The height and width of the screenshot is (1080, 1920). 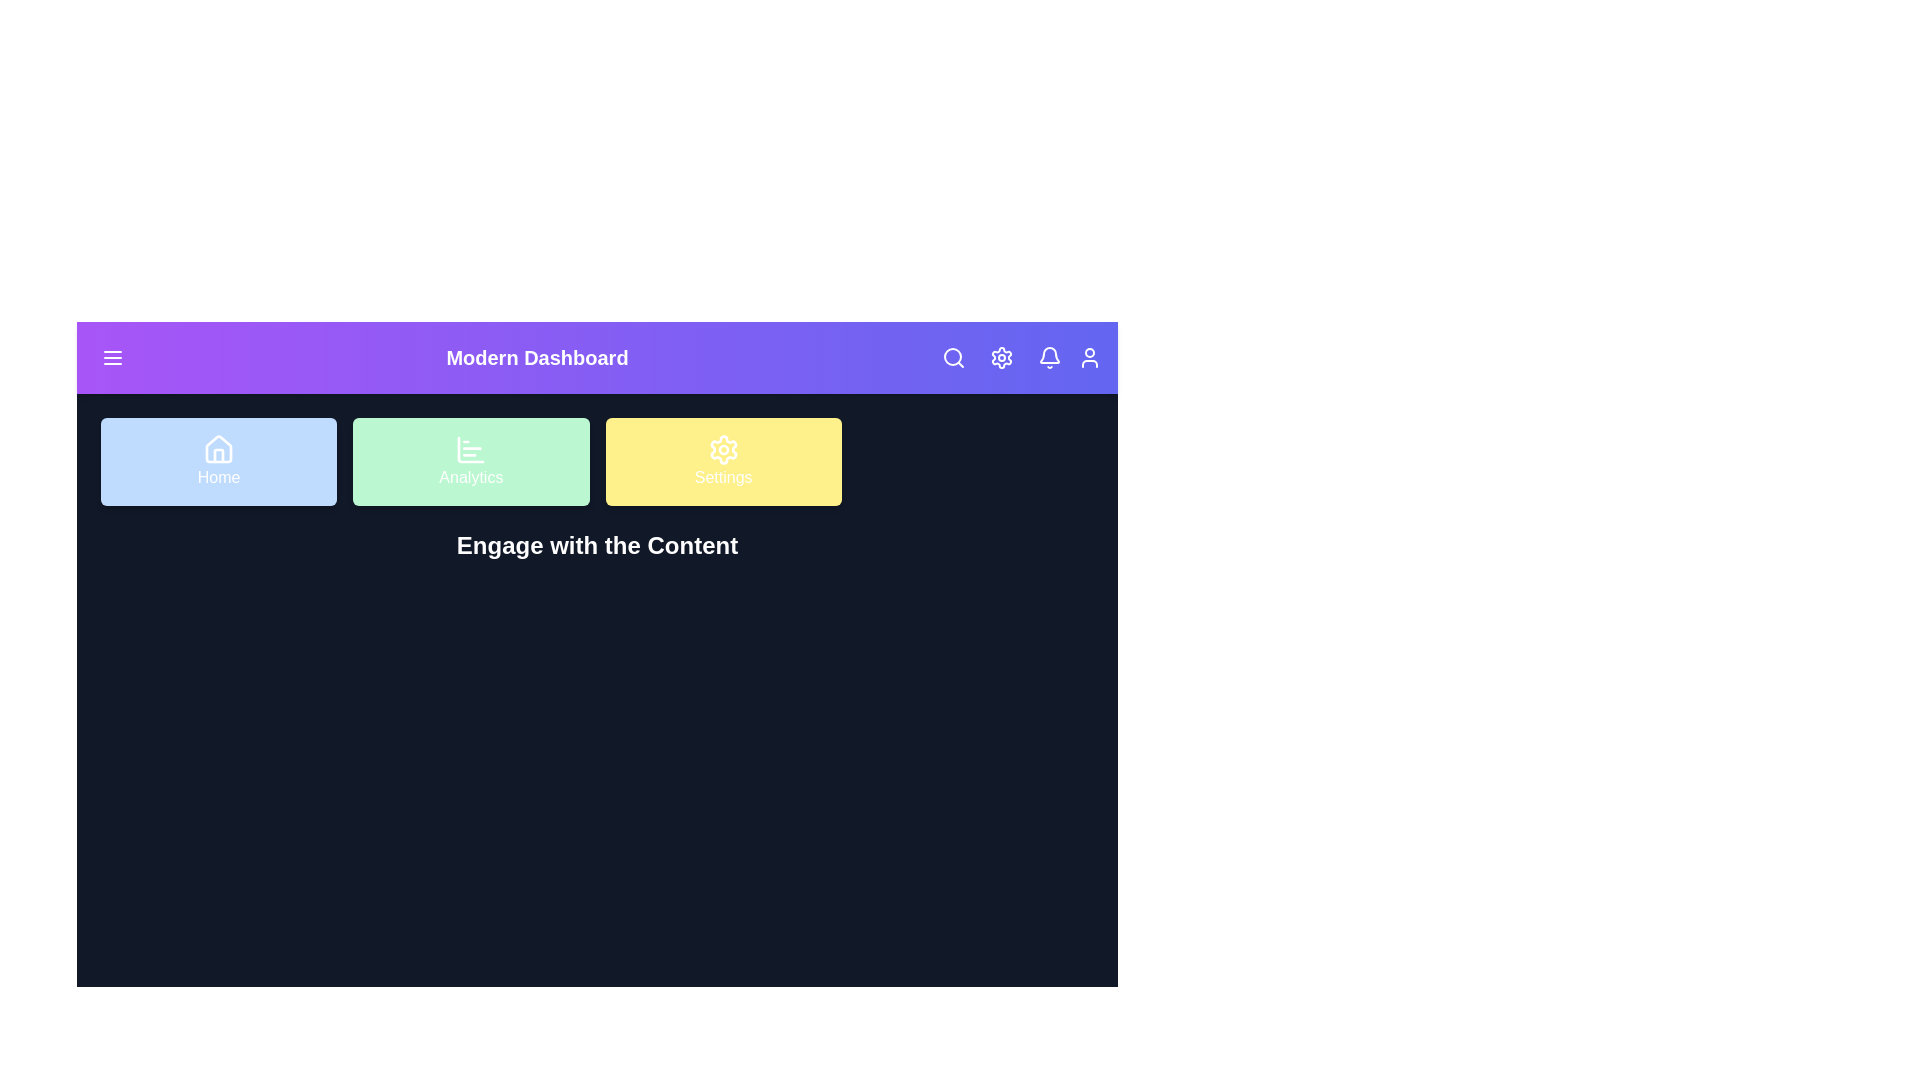 What do you see at coordinates (1049, 357) in the screenshot?
I see `the bell icon to view notifications` at bounding box center [1049, 357].